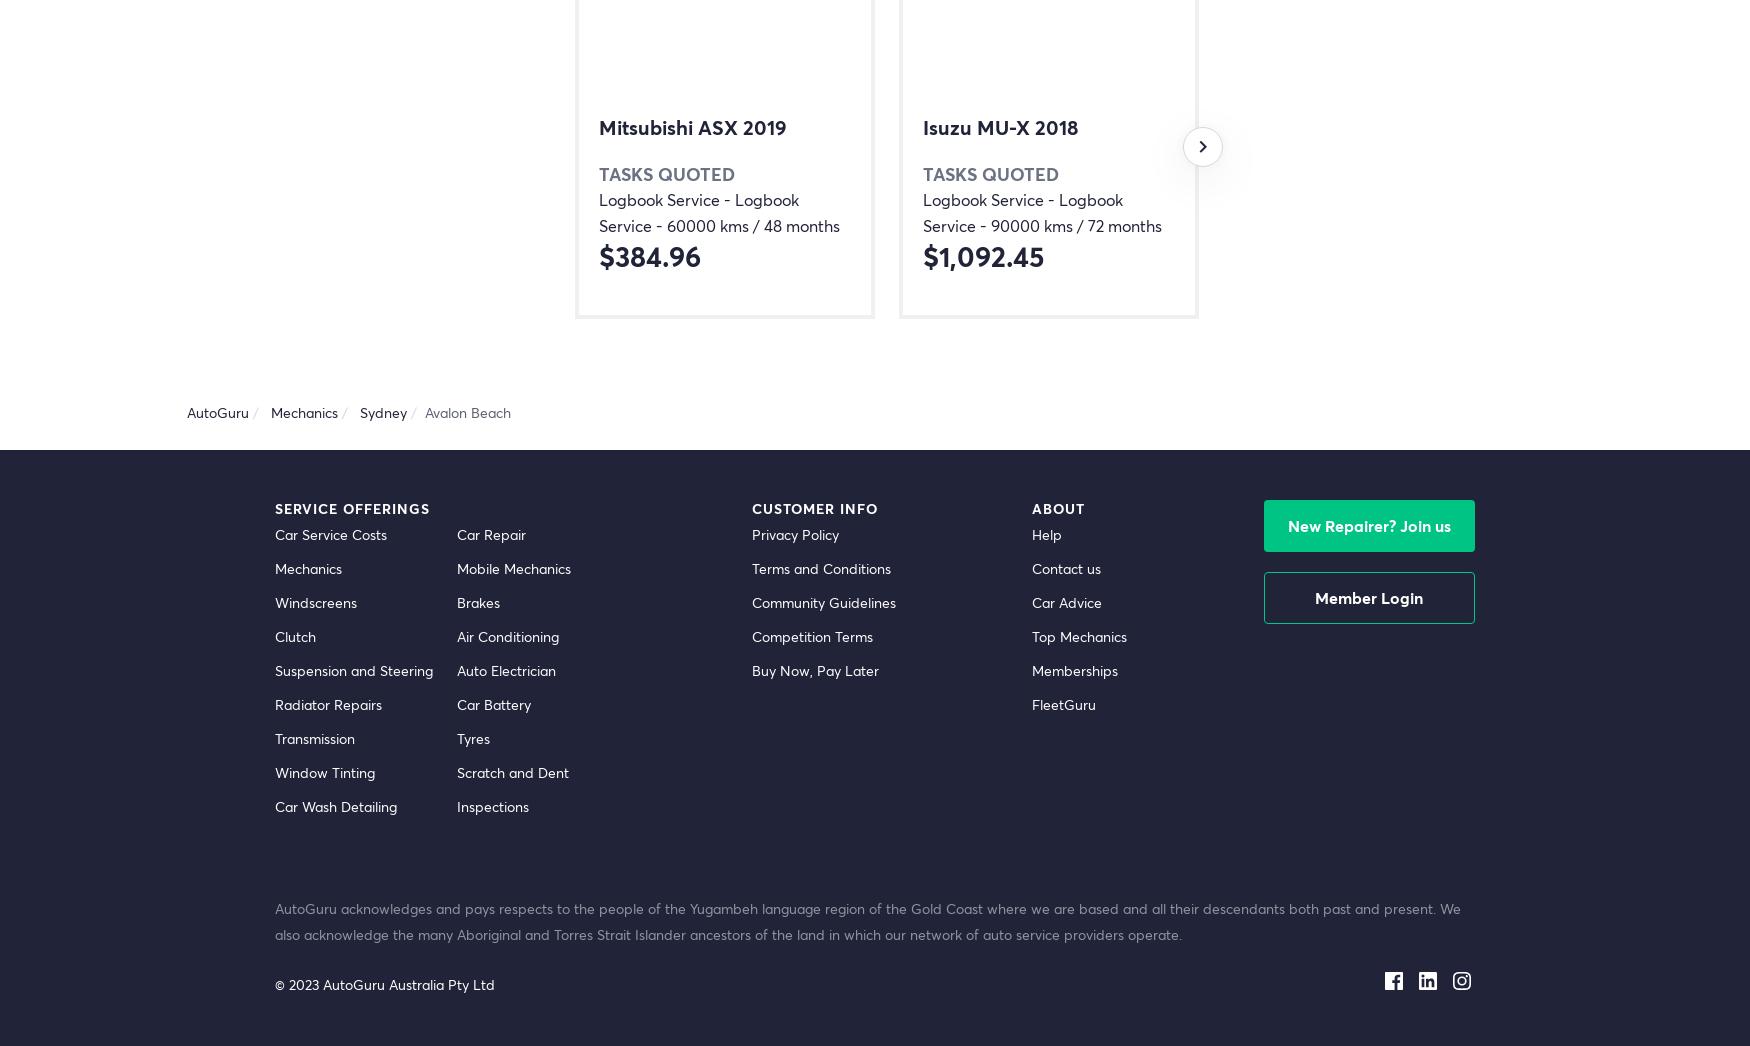 The width and height of the screenshot is (1750, 1046). Describe the element at coordinates (1621, 229) in the screenshot. I see `'$266.29'` at that location.